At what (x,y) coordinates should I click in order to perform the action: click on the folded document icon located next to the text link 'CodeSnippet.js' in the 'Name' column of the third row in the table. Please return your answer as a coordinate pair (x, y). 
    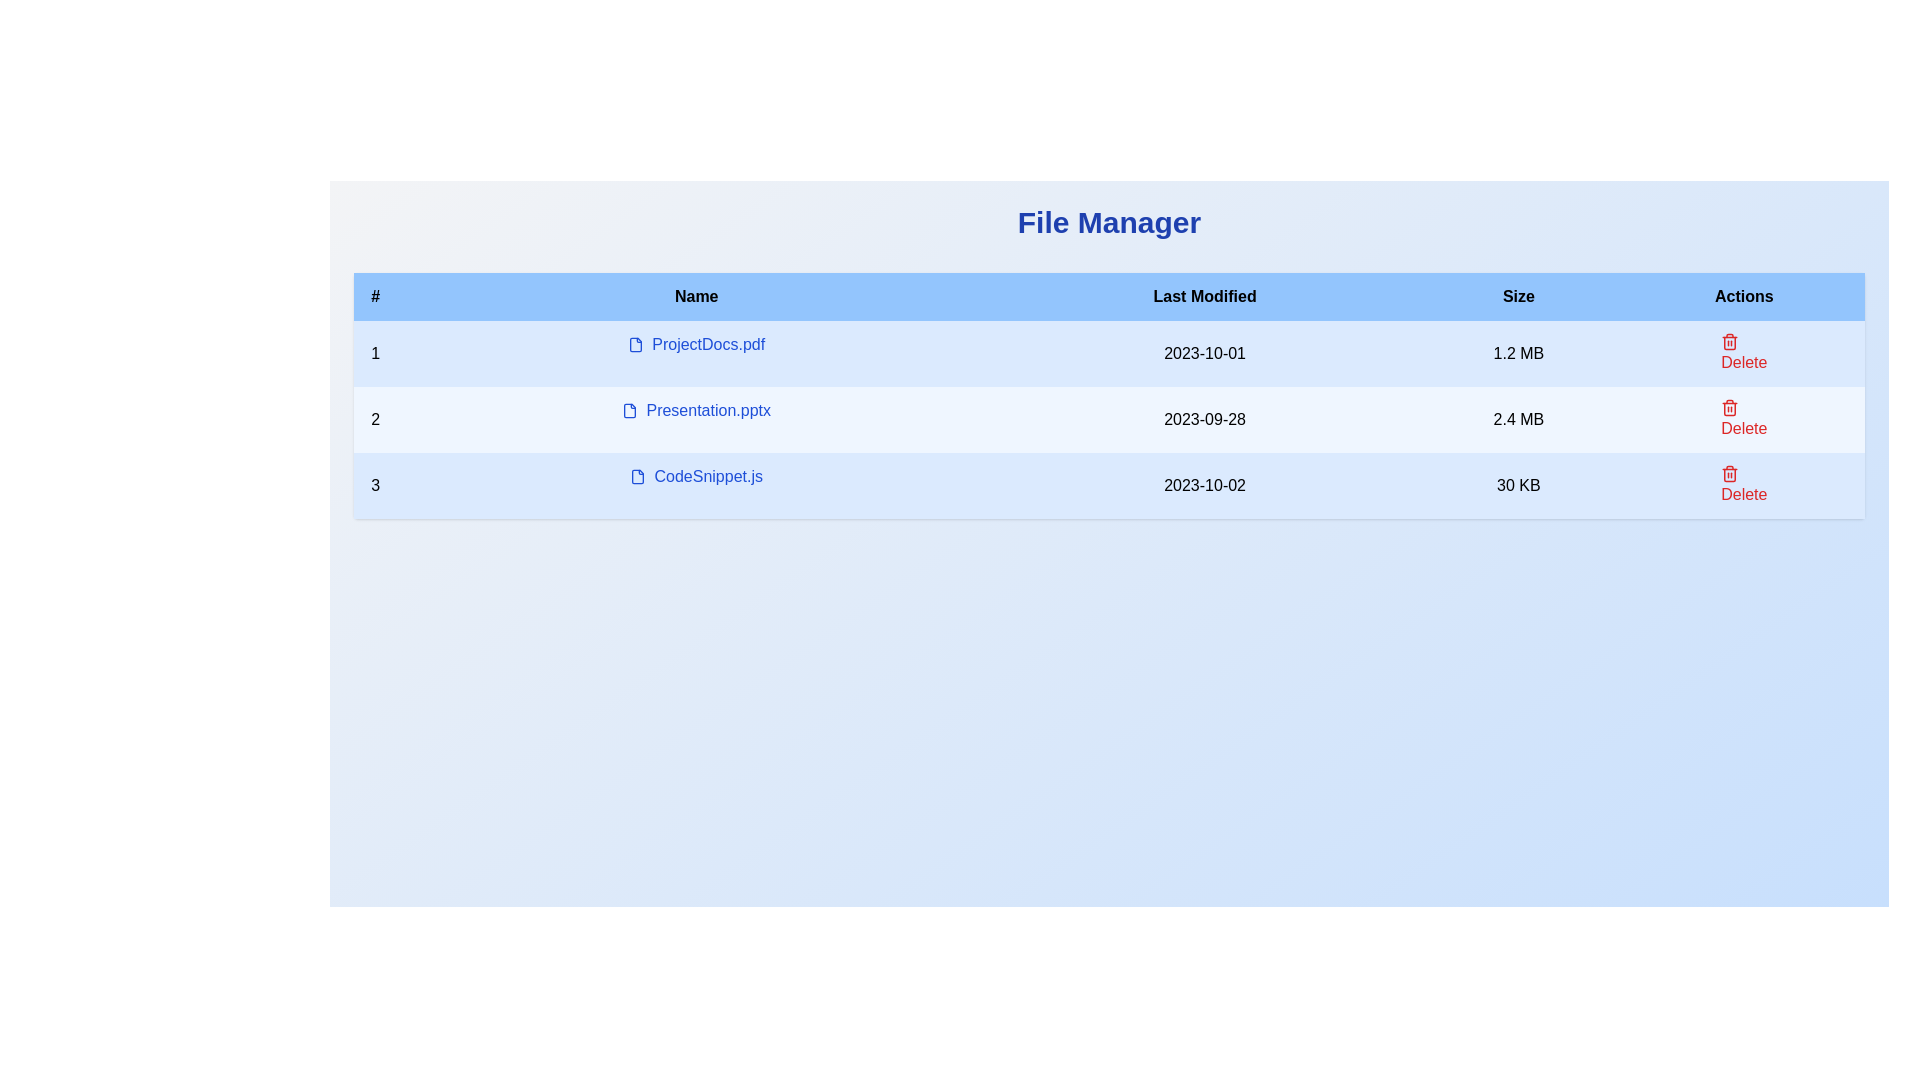
    Looking at the image, I should click on (637, 477).